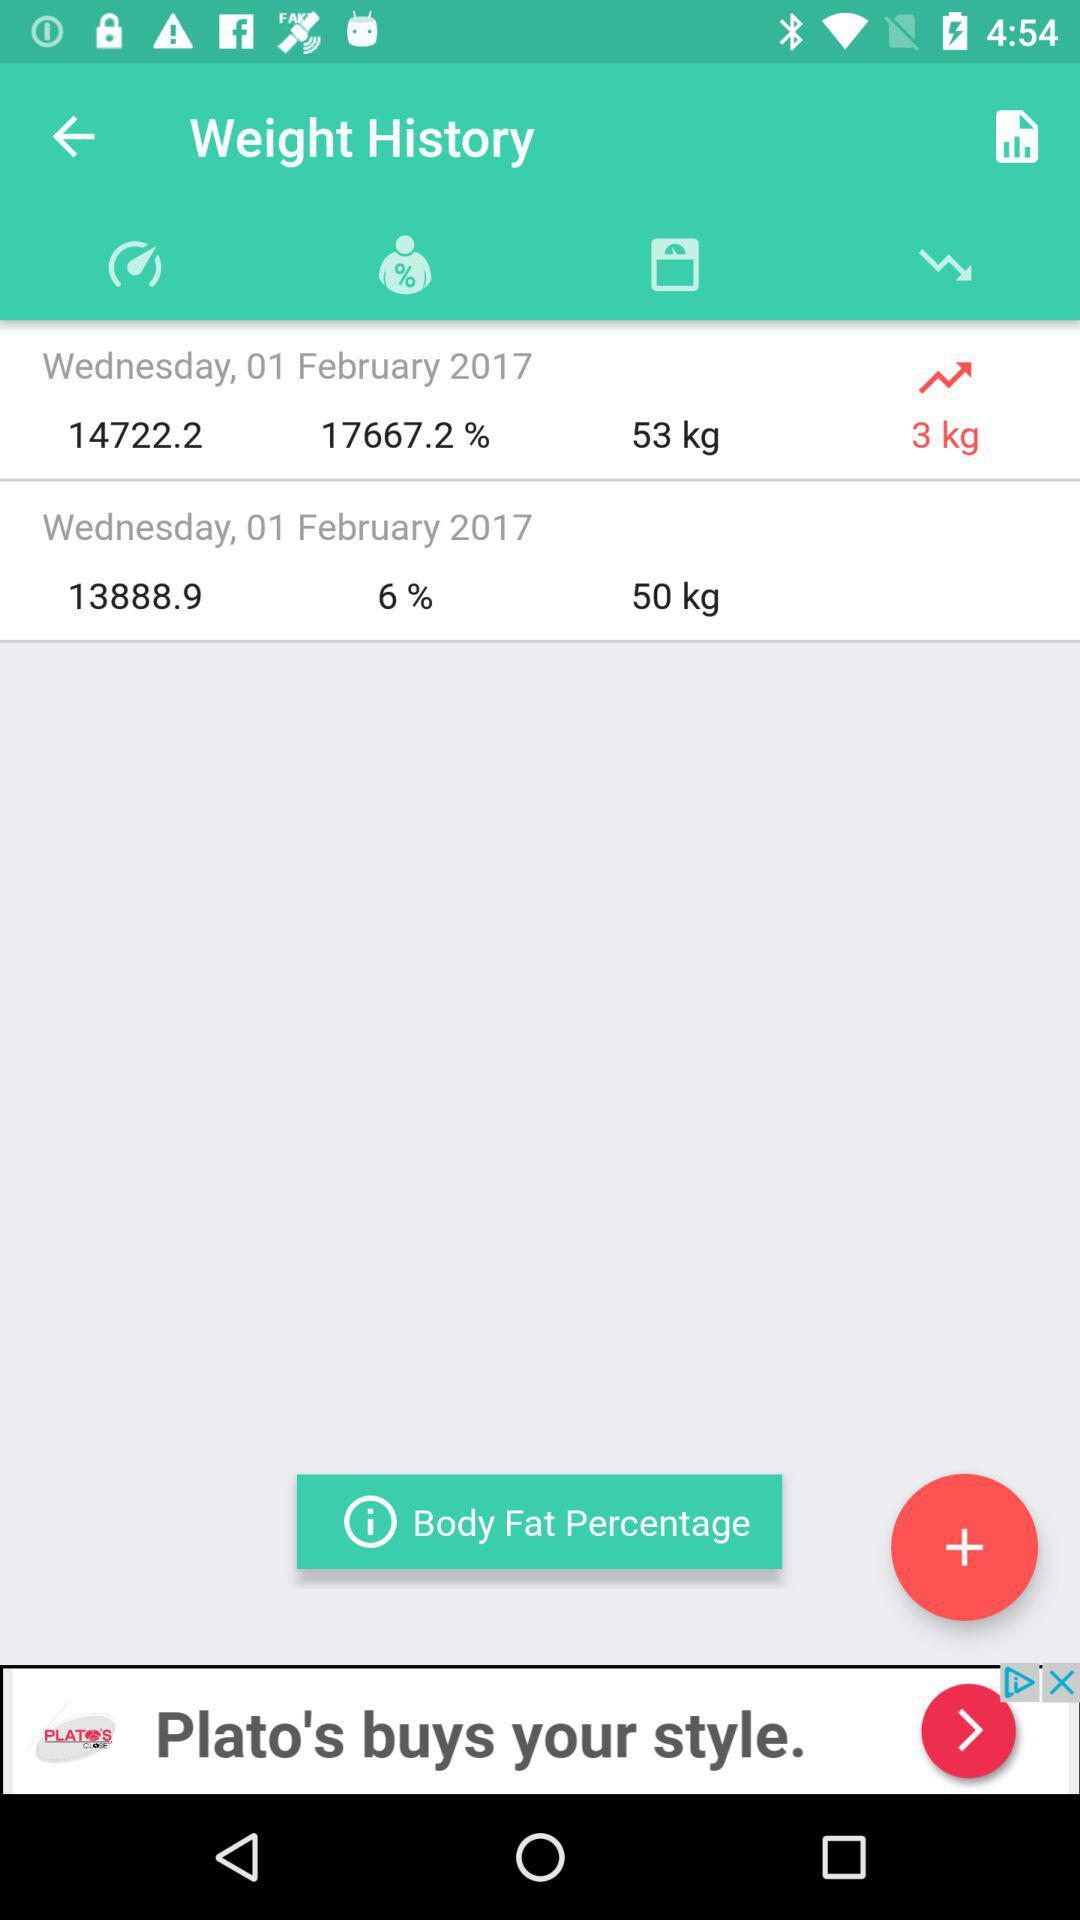 The width and height of the screenshot is (1080, 1920). Describe the element at coordinates (963, 1546) in the screenshot. I see `new add box` at that location.